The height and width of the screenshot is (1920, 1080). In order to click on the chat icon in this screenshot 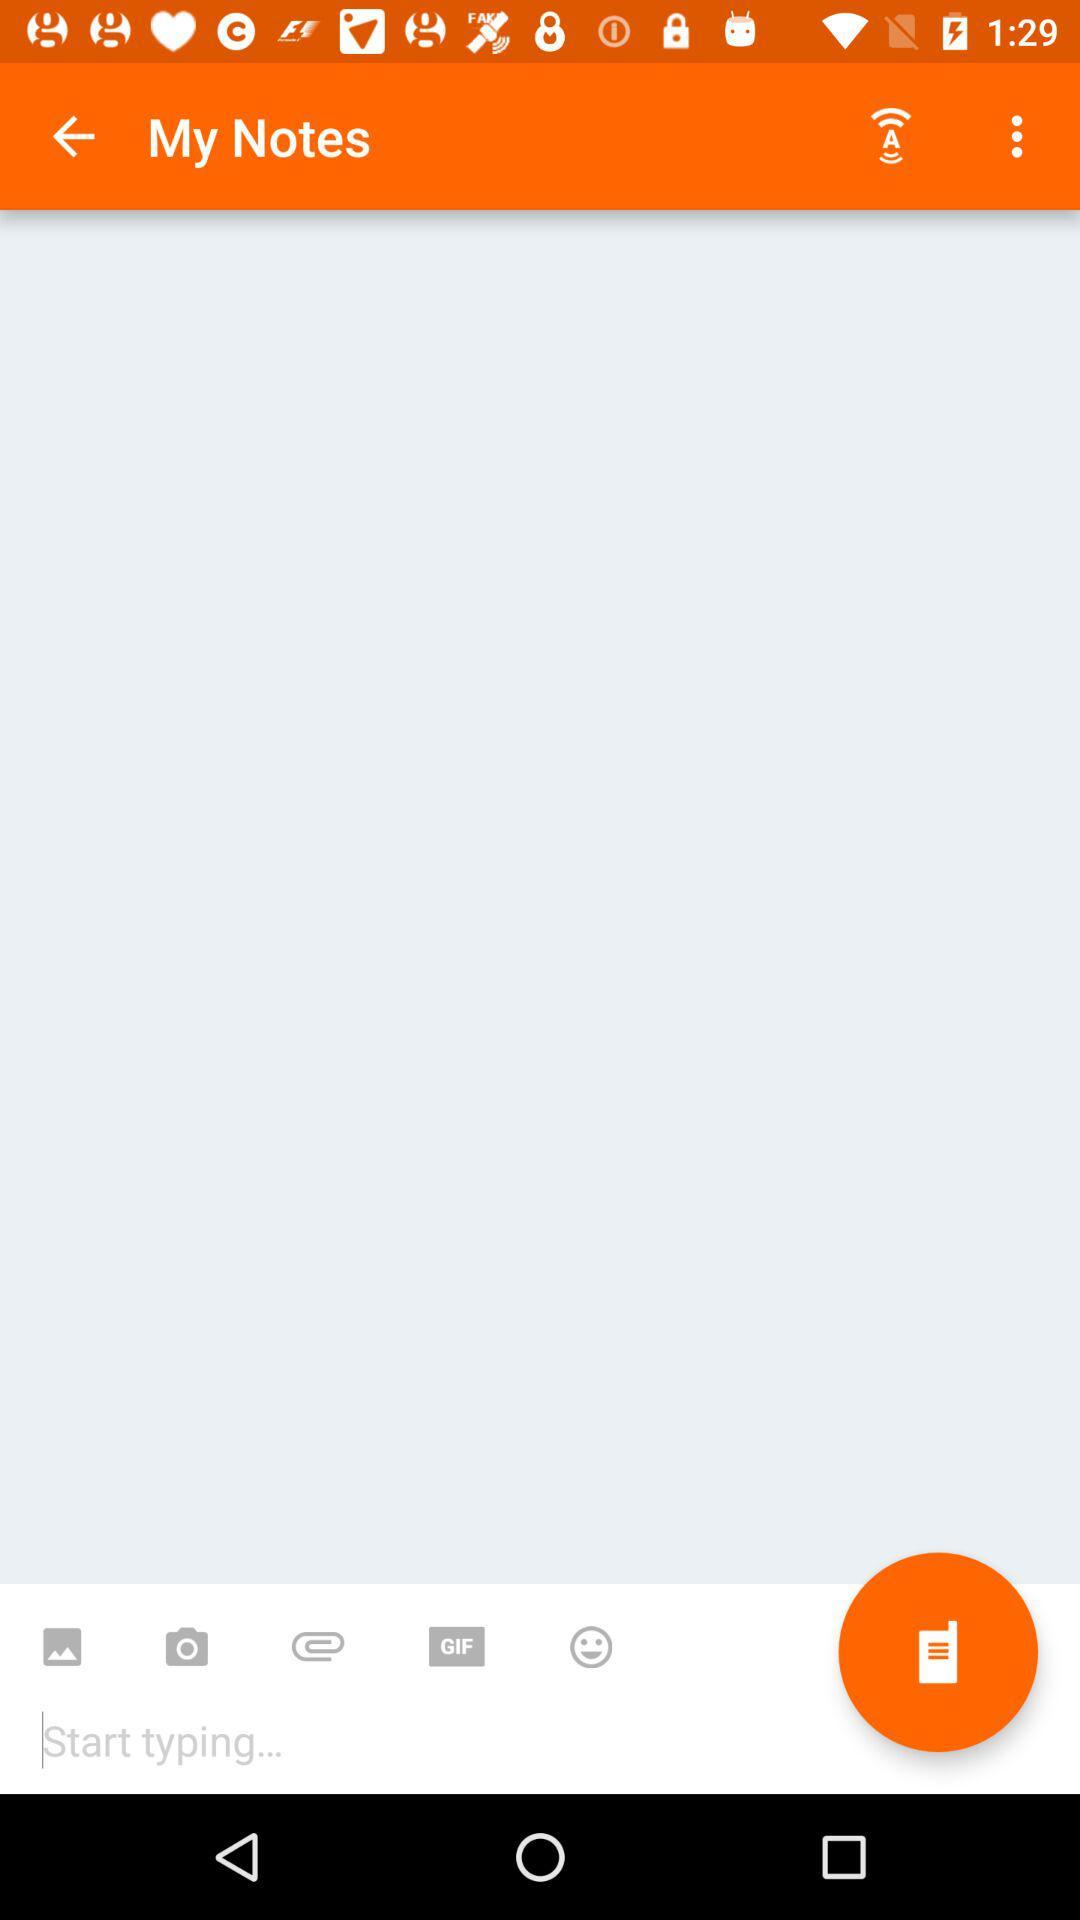, I will do `click(316, 1633)`.